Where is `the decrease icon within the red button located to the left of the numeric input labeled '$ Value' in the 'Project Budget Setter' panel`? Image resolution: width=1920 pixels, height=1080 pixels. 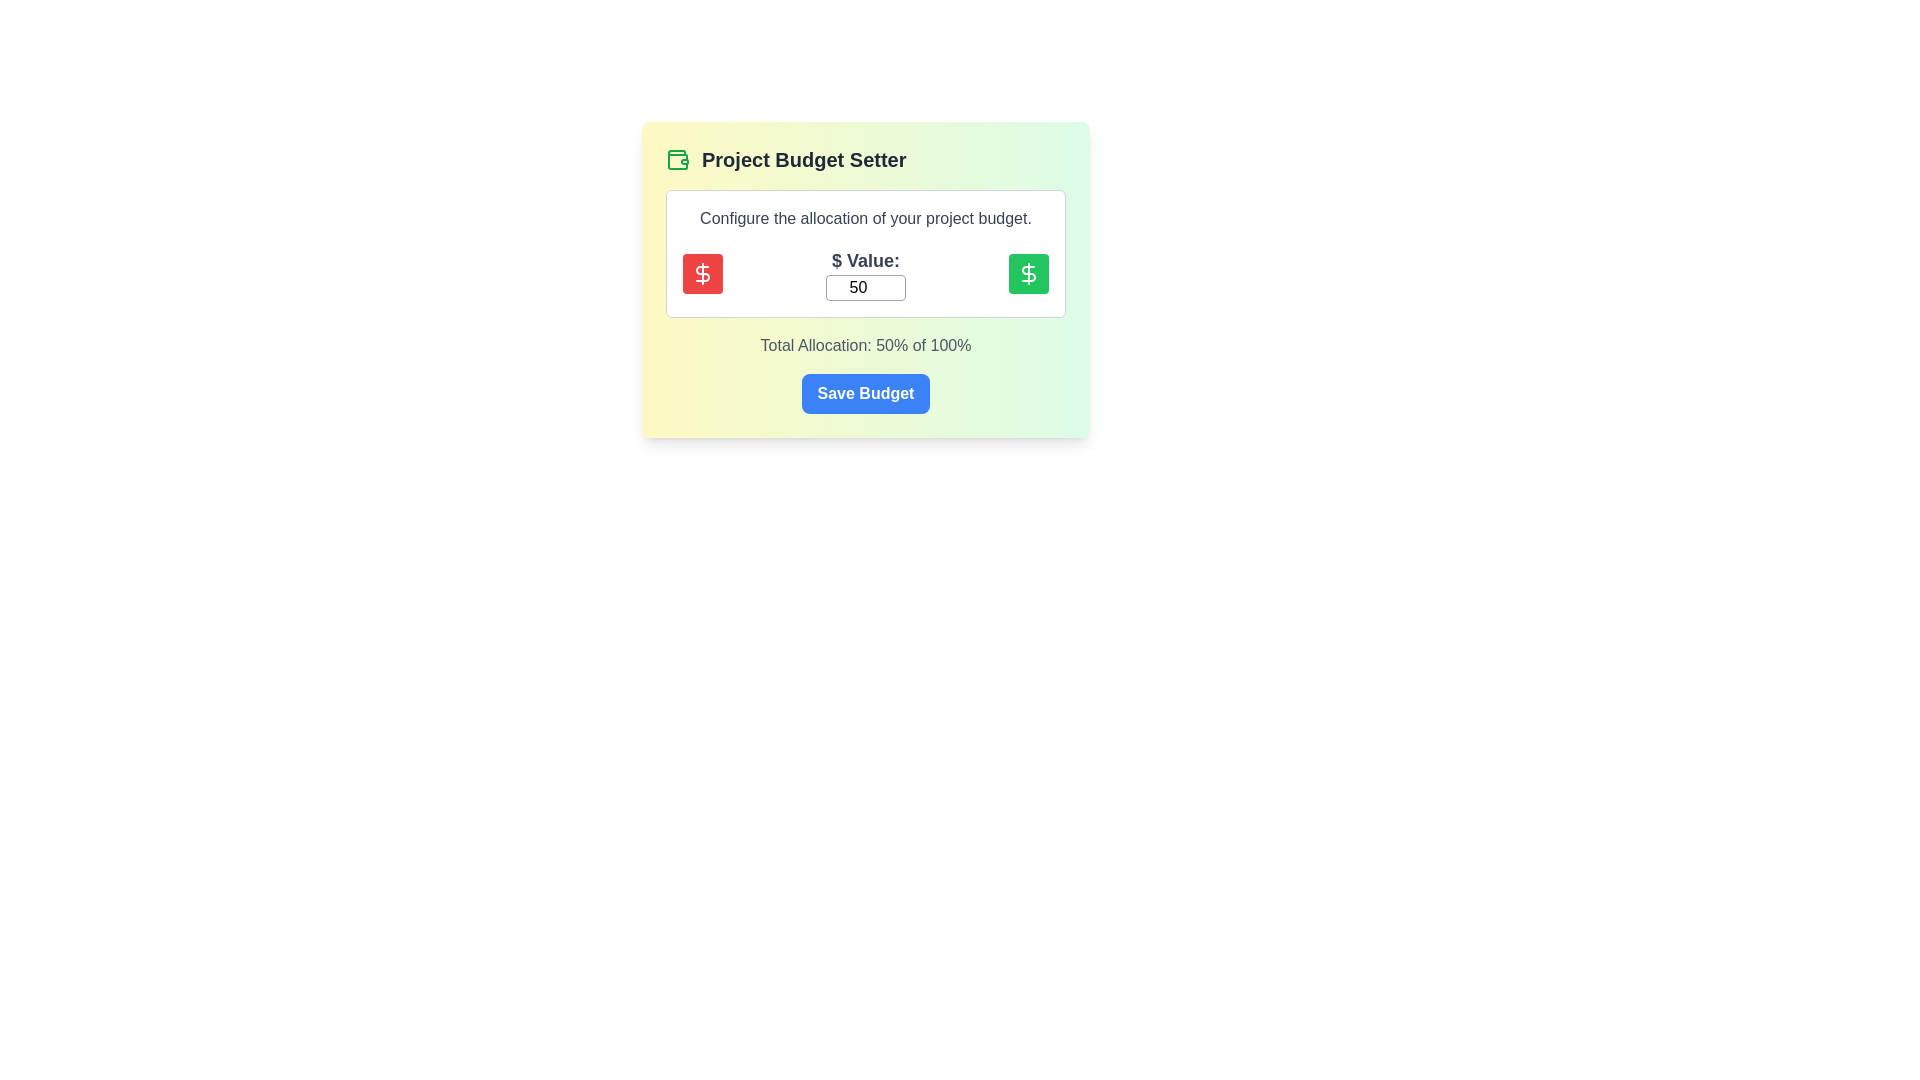 the decrease icon within the red button located to the left of the numeric input labeled '$ Value' in the 'Project Budget Setter' panel is located at coordinates (702, 273).